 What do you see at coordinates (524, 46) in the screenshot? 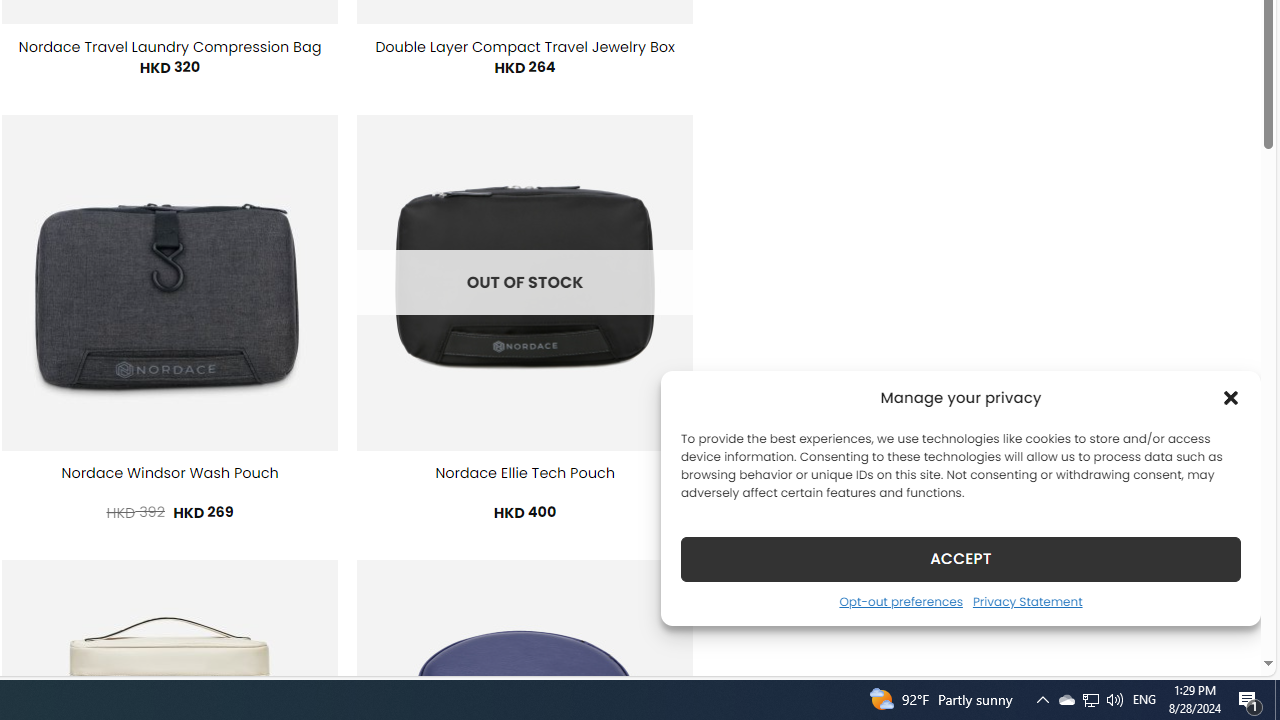
I see `'Double Layer Compact Travel Jewelry Box'` at bounding box center [524, 46].